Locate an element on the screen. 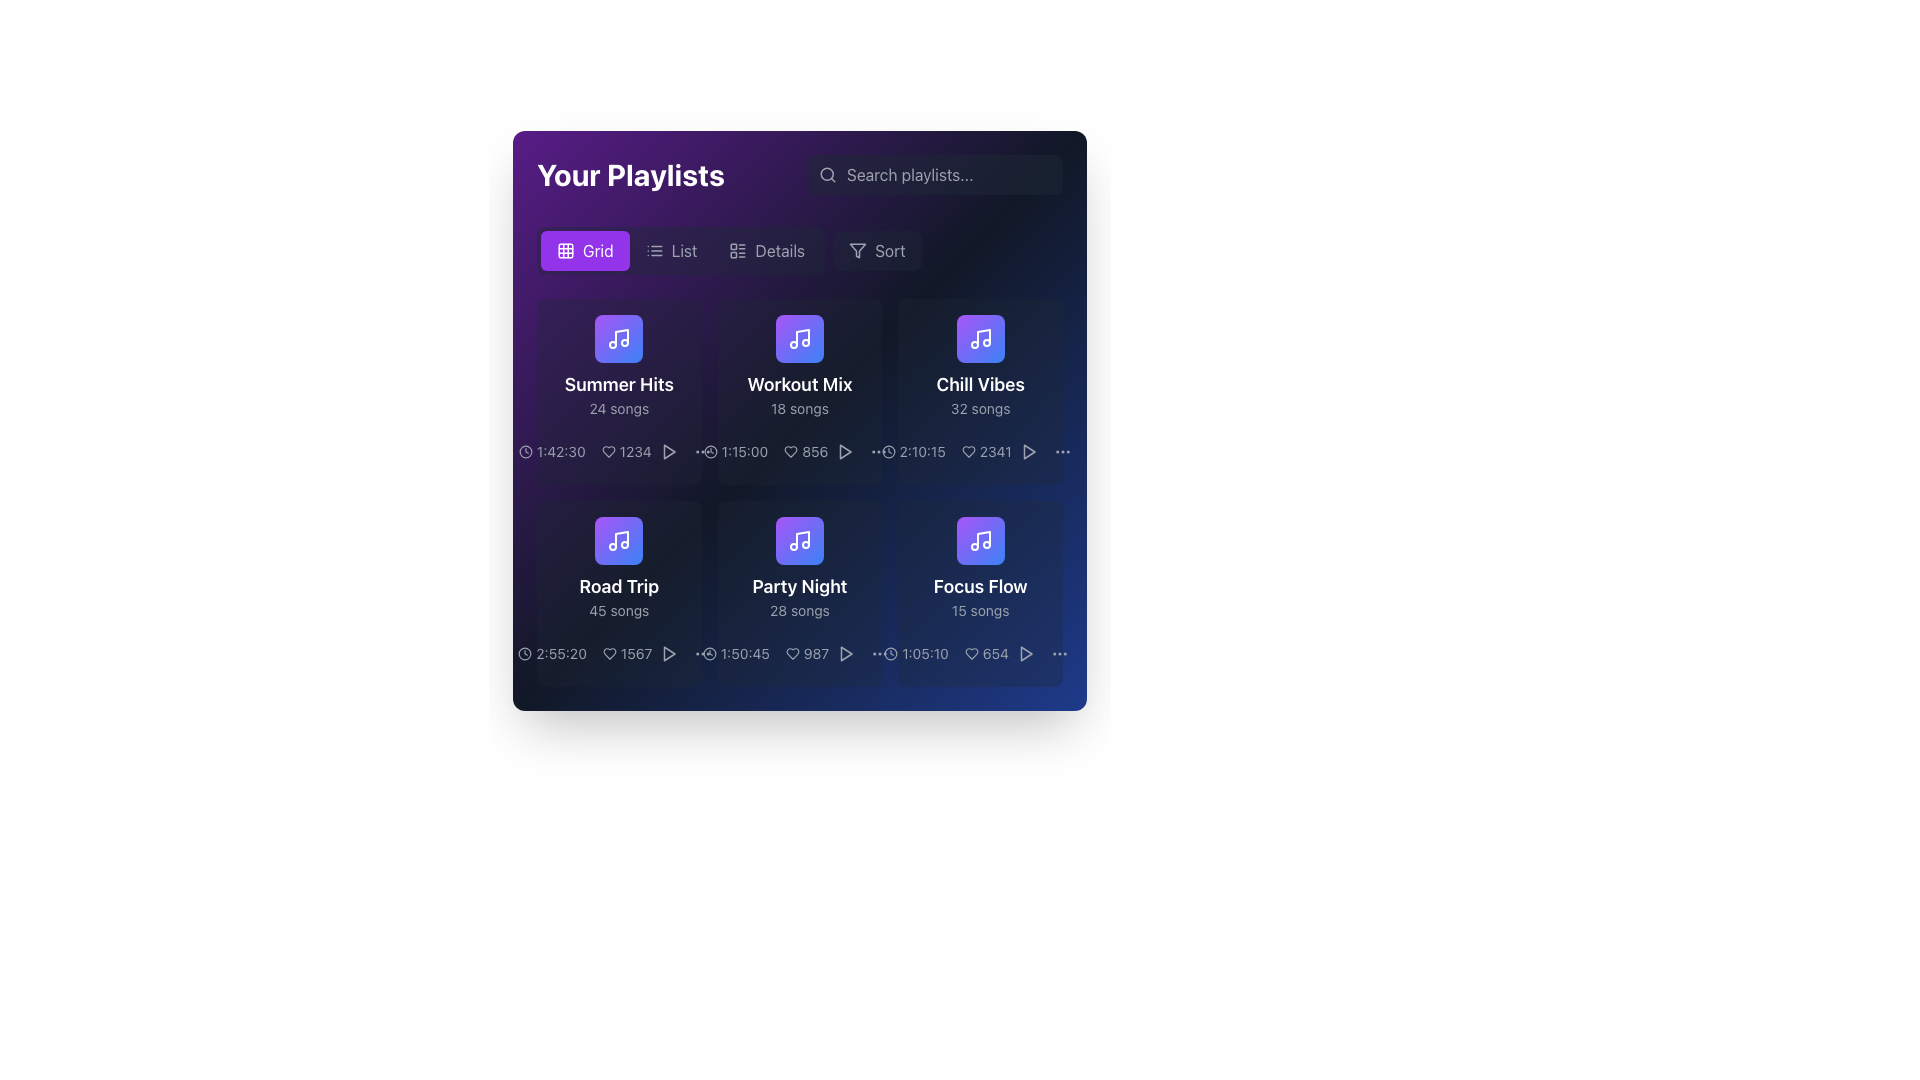 The width and height of the screenshot is (1920, 1080). value from the static text label displaying '2341' next to the heart icon in the 'Chill Vibes' playlist card is located at coordinates (980, 451).